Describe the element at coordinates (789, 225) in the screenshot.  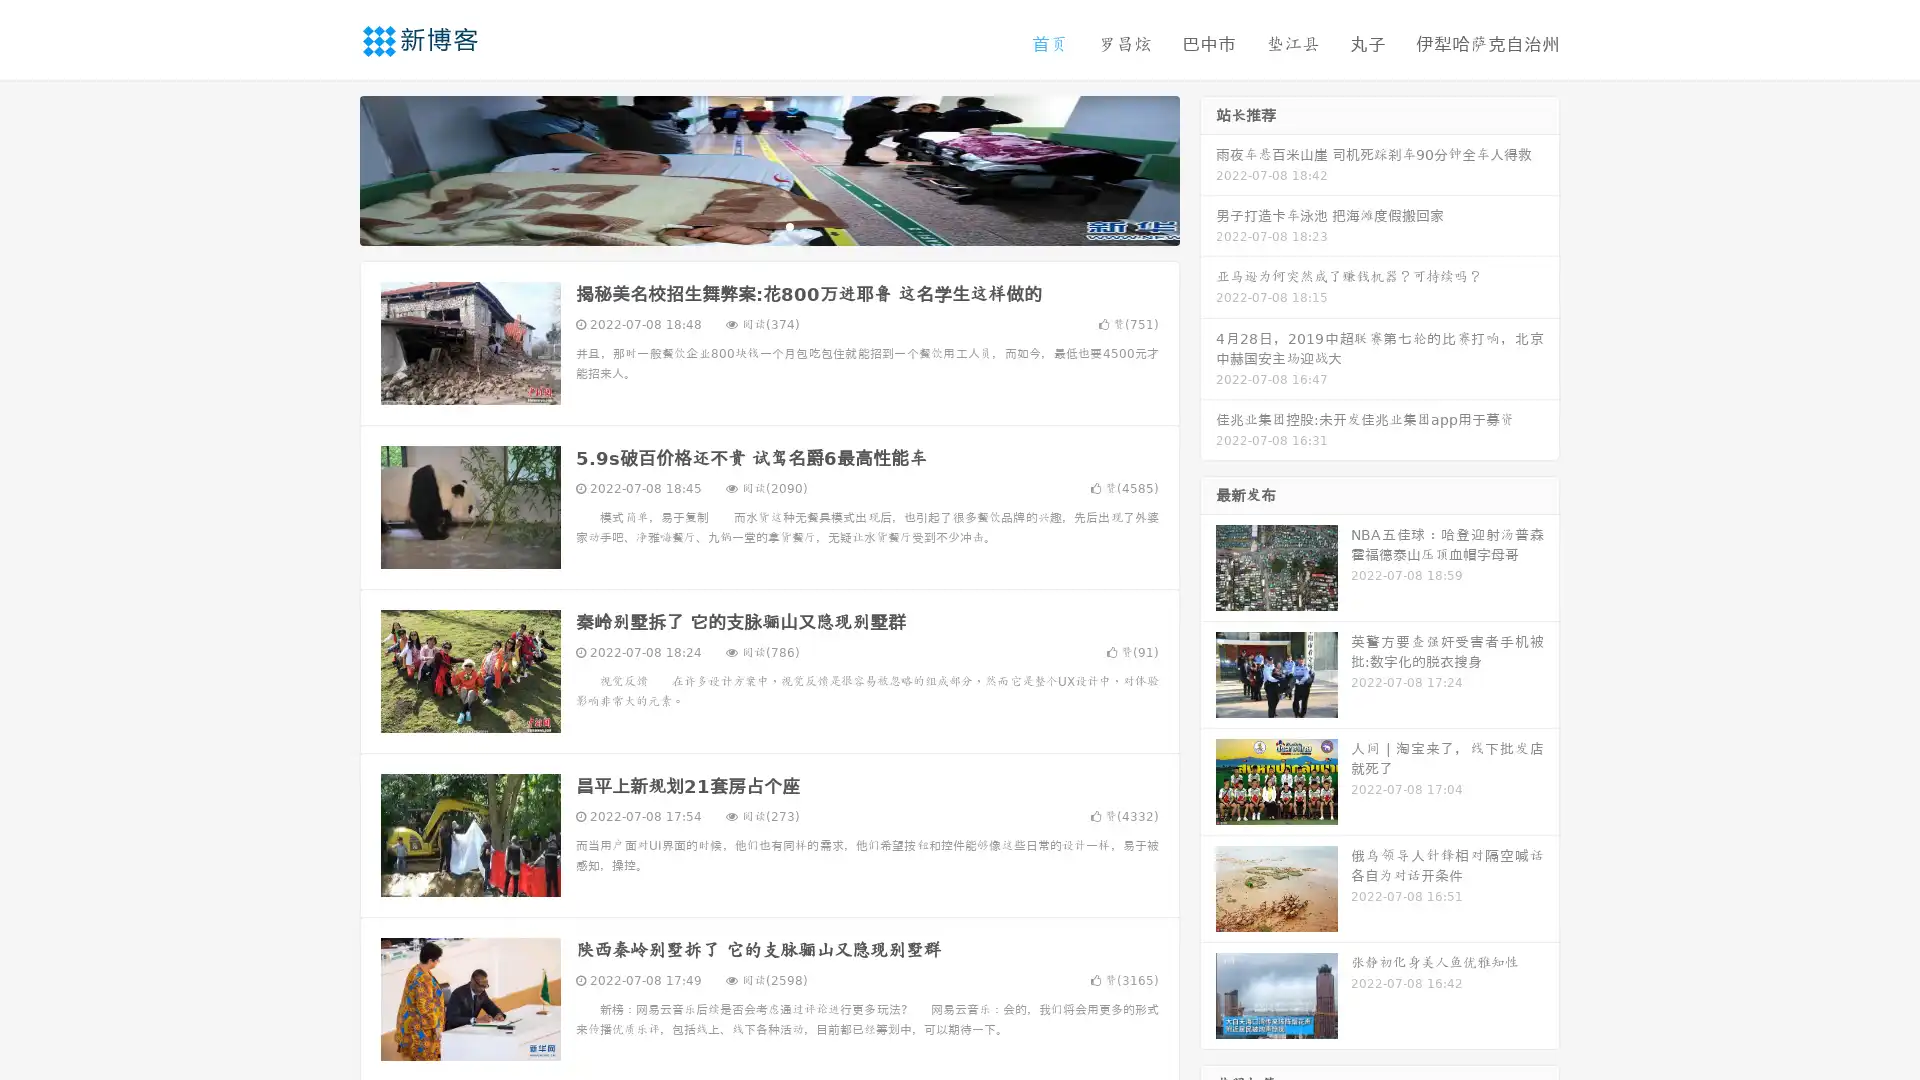
I see `Go to slide 3` at that location.